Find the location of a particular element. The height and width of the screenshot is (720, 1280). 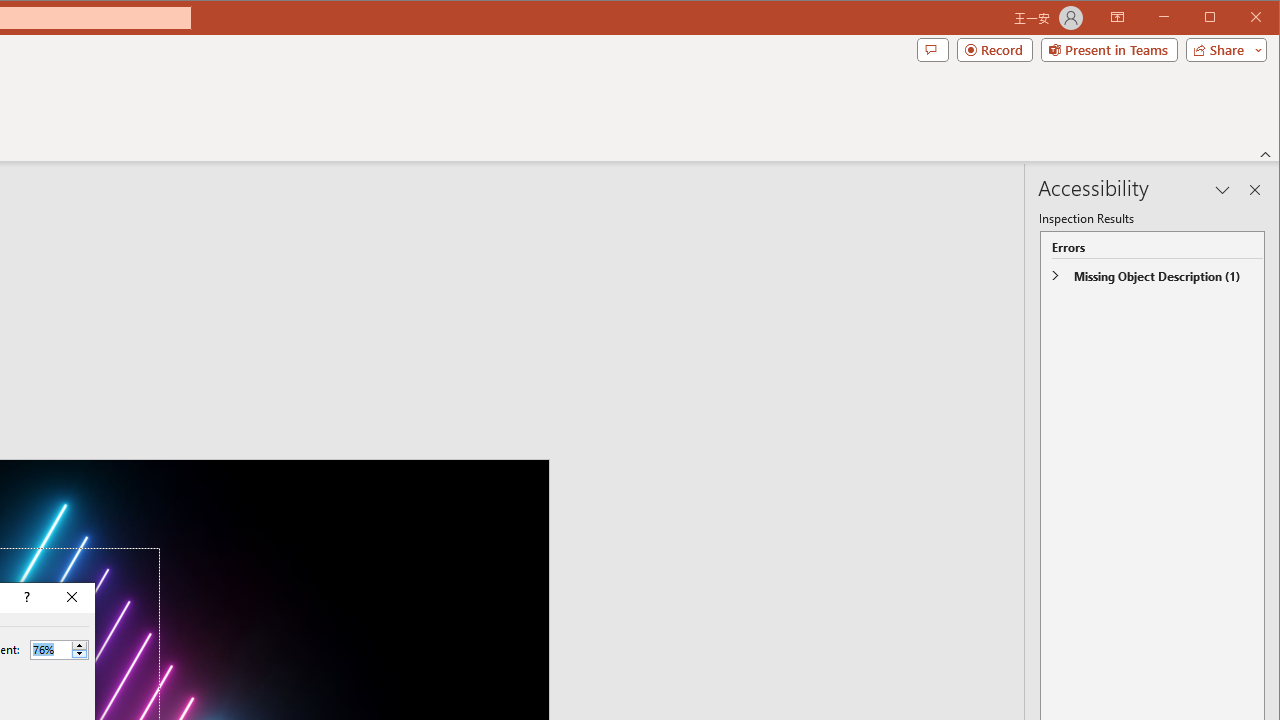

'Percent' is located at coordinates (59, 650).